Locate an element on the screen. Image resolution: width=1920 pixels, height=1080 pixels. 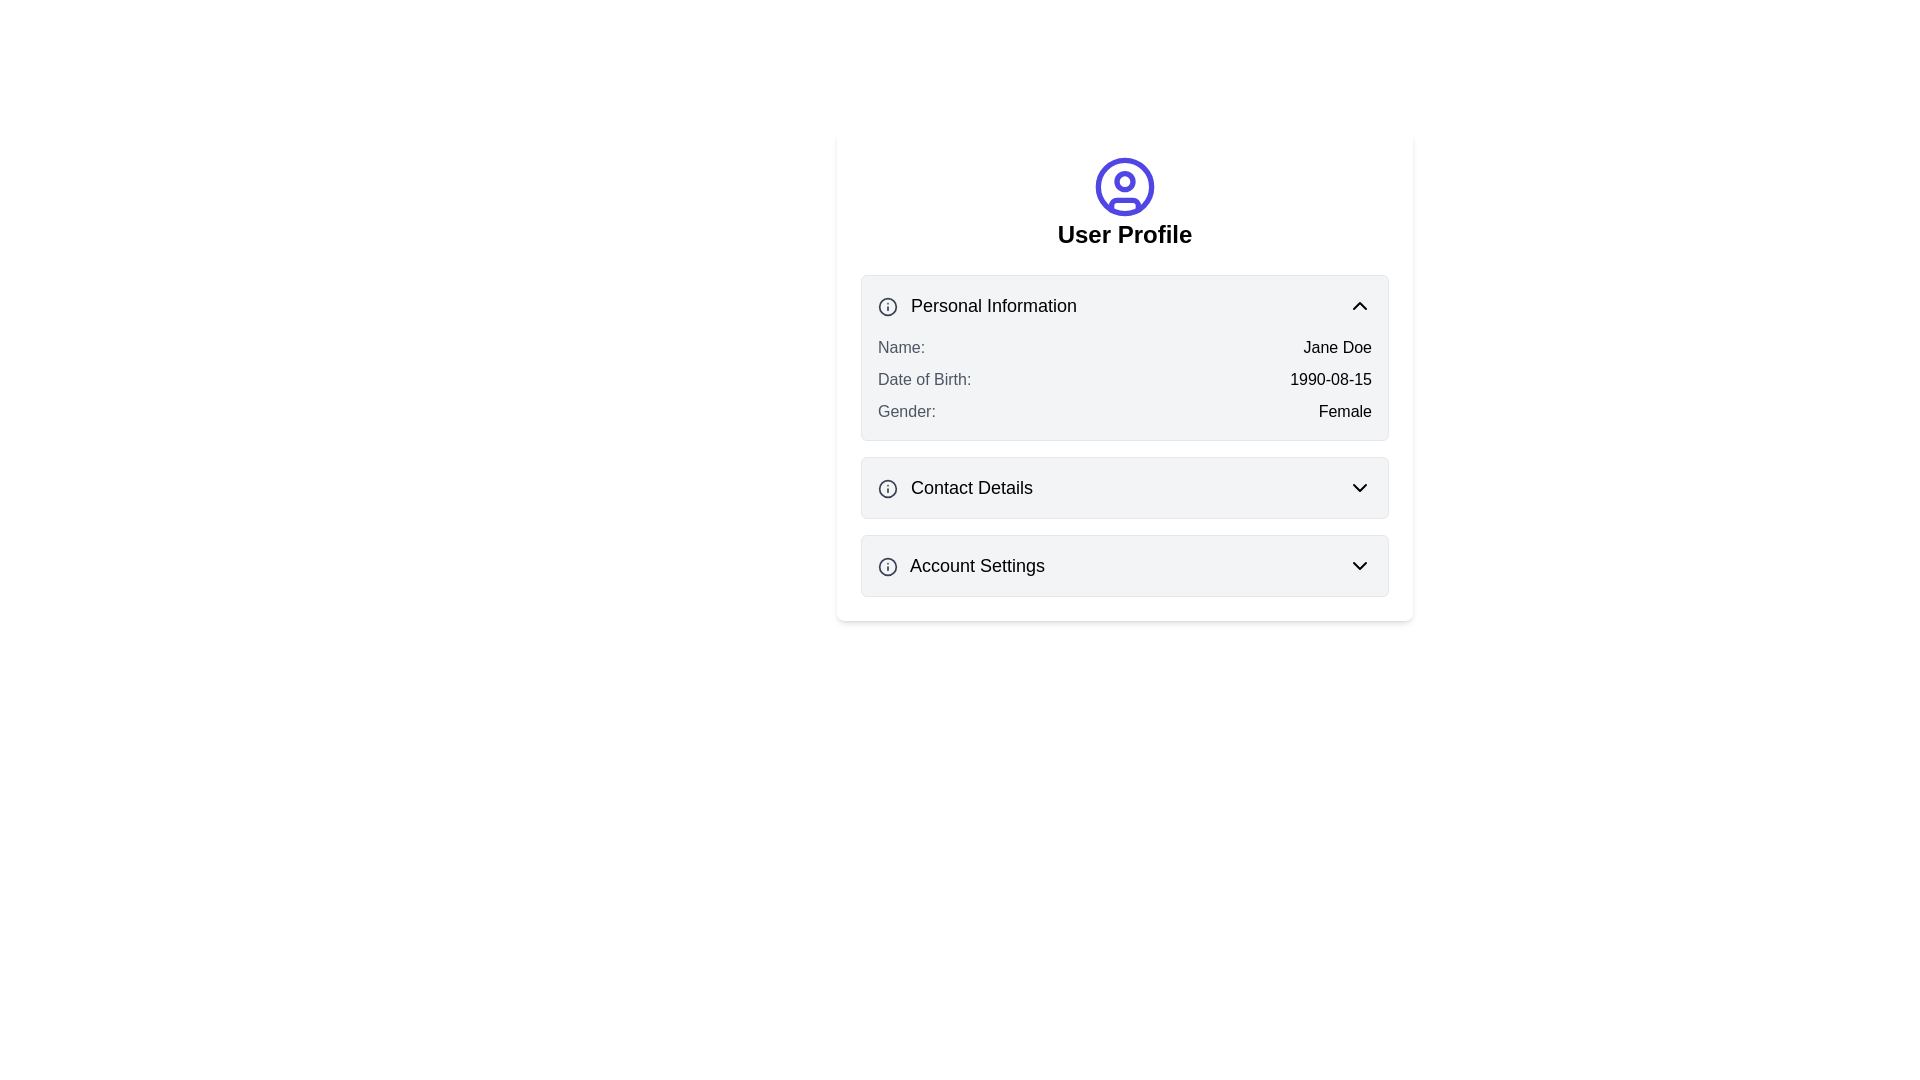
the 'Personal Information' text label, which is styled in bold and acts as a section header in the user profile area is located at coordinates (977, 305).